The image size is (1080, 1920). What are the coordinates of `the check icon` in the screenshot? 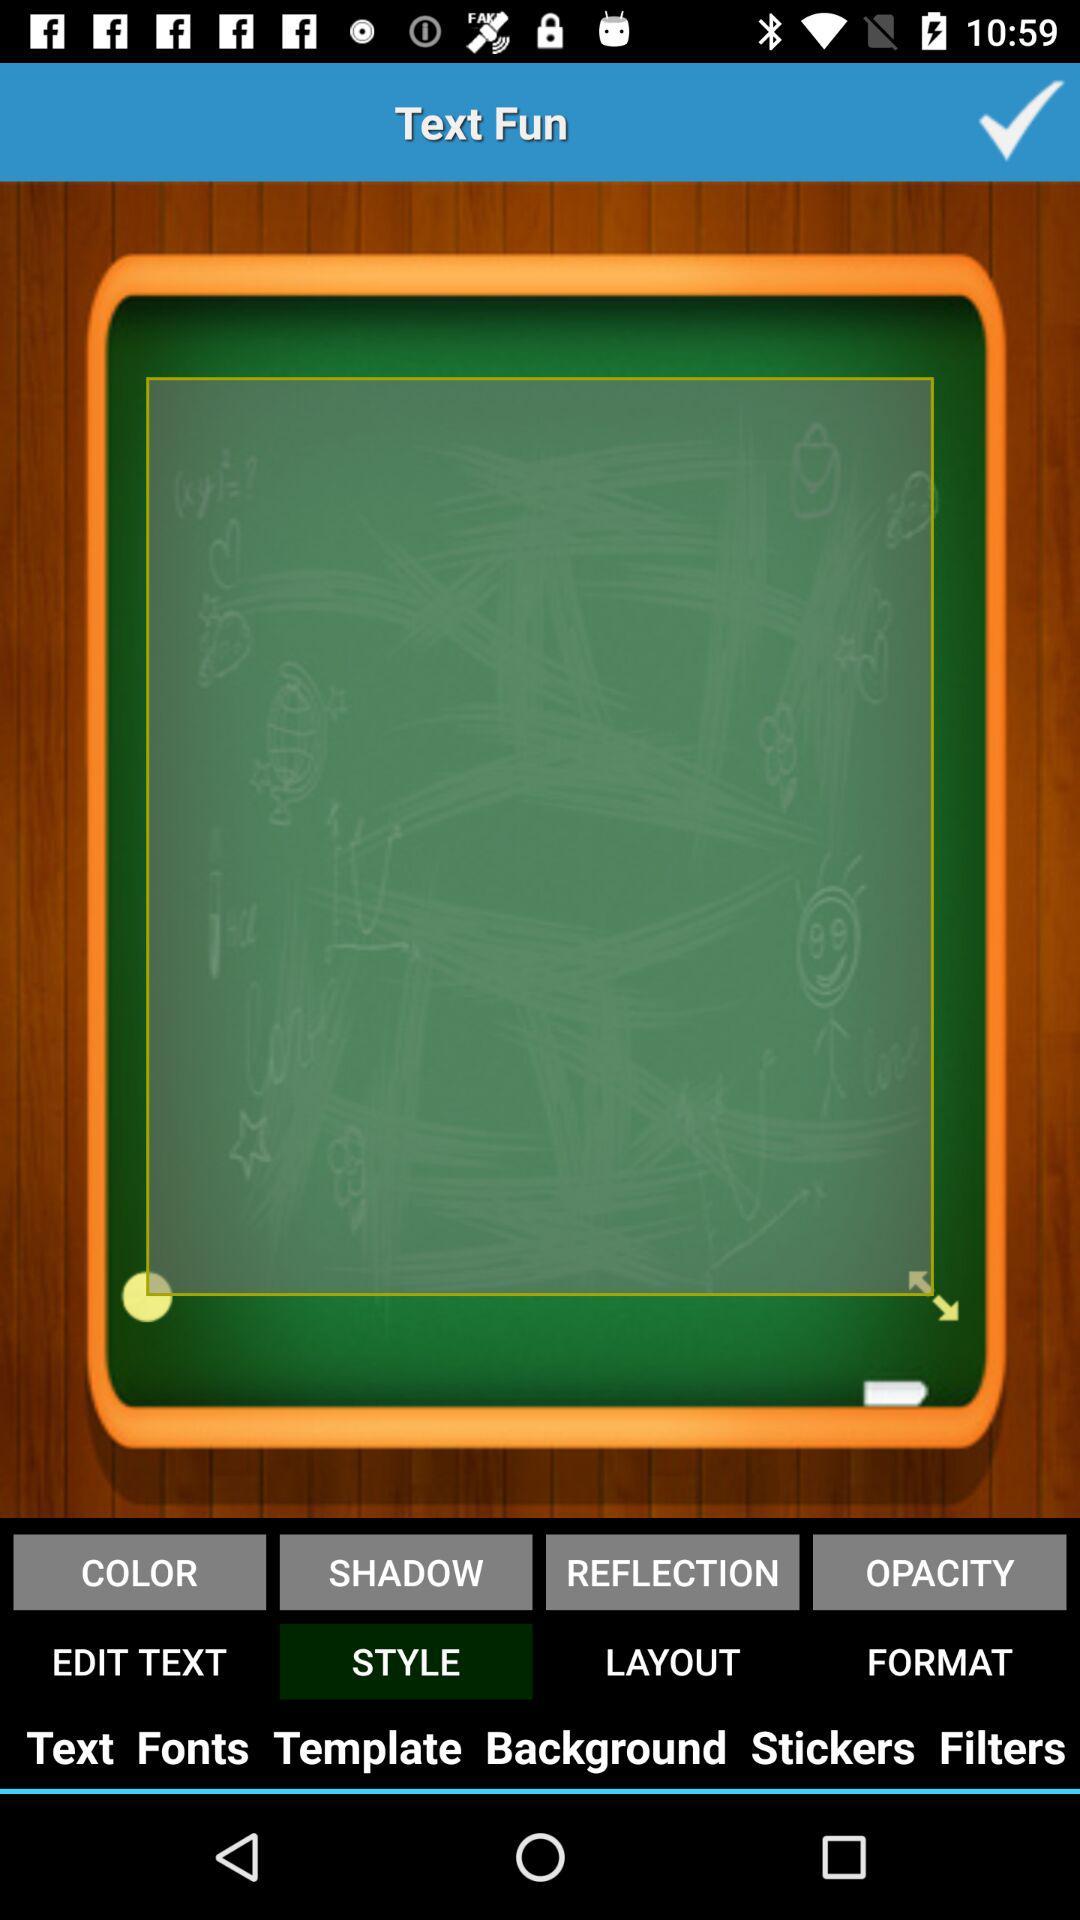 It's located at (1021, 120).